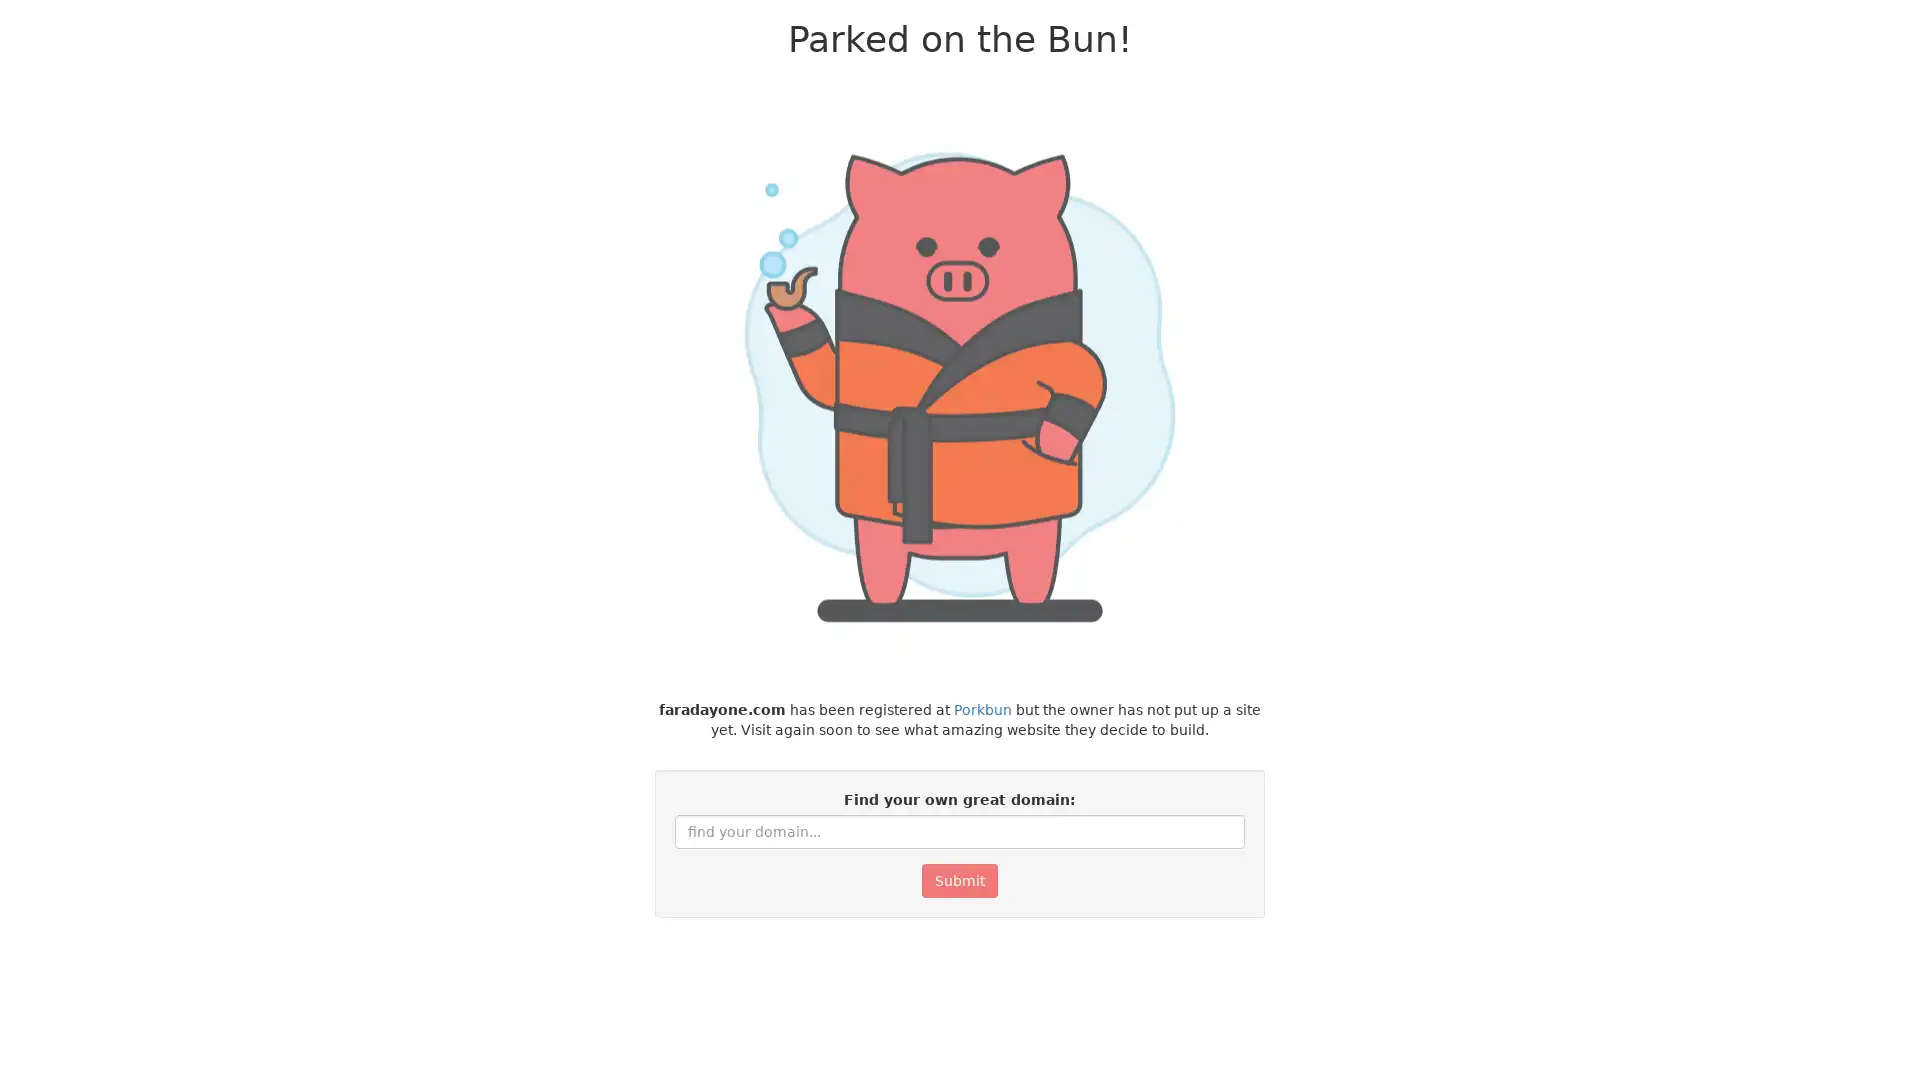 The height and width of the screenshot is (1080, 1920). Describe the element at coordinates (958, 878) in the screenshot. I see `Submit` at that location.